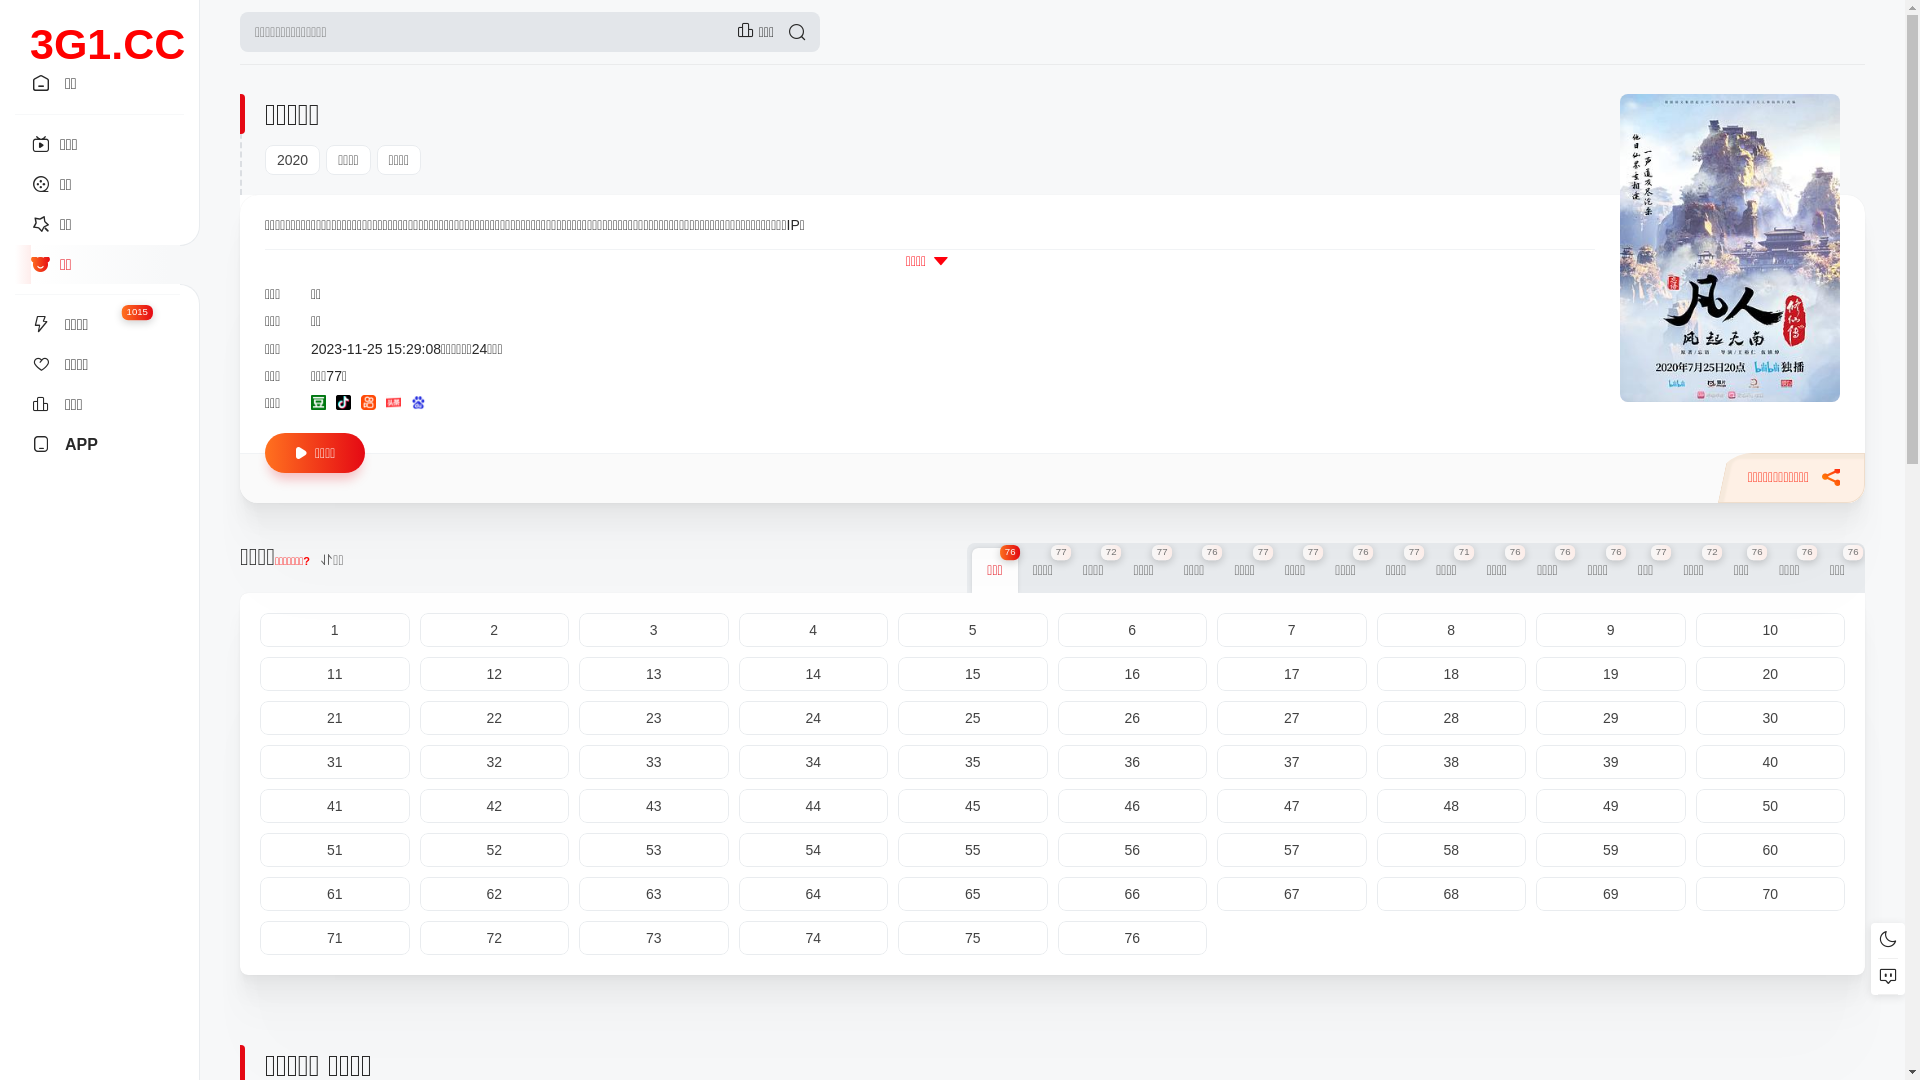 This screenshot has height=1080, width=1920. What do you see at coordinates (419, 893) in the screenshot?
I see `'62'` at bounding box center [419, 893].